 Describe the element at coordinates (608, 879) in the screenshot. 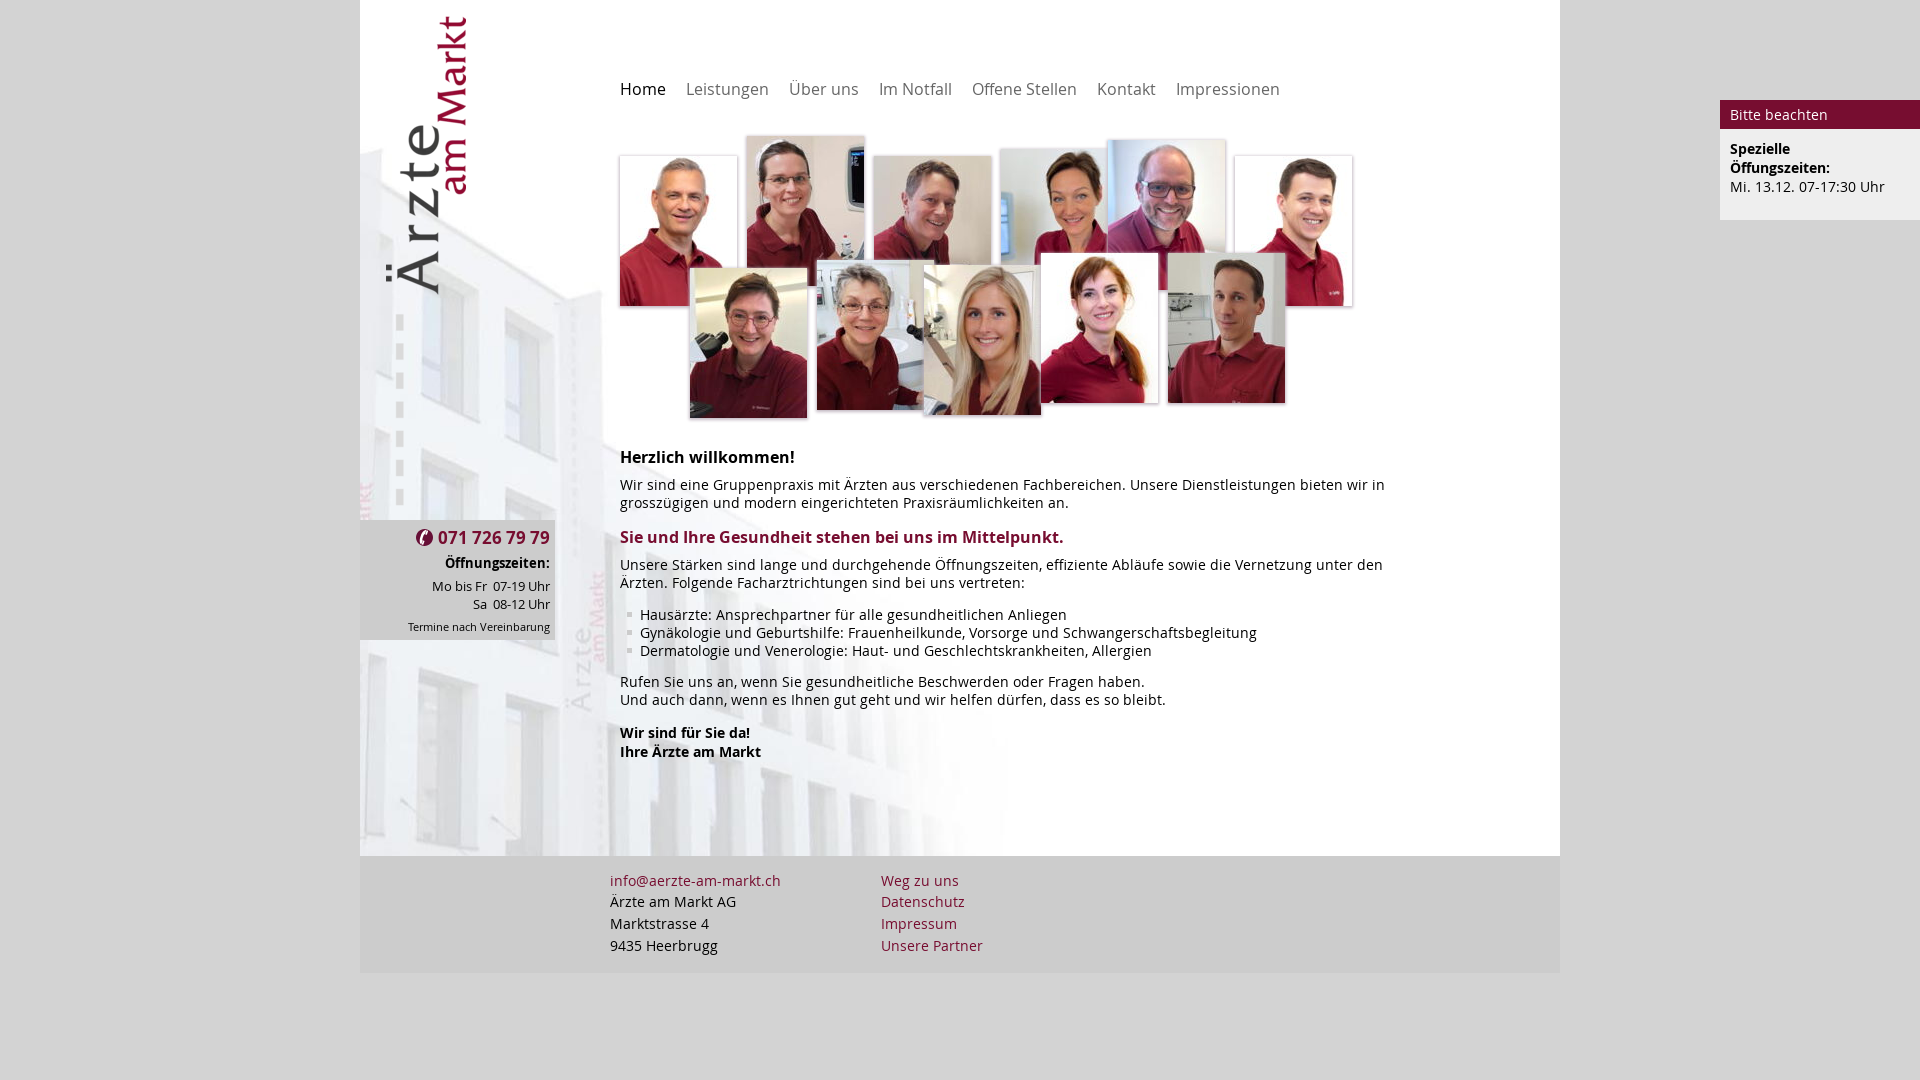

I see `'info@aerzte-am-markt.ch'` at that location.